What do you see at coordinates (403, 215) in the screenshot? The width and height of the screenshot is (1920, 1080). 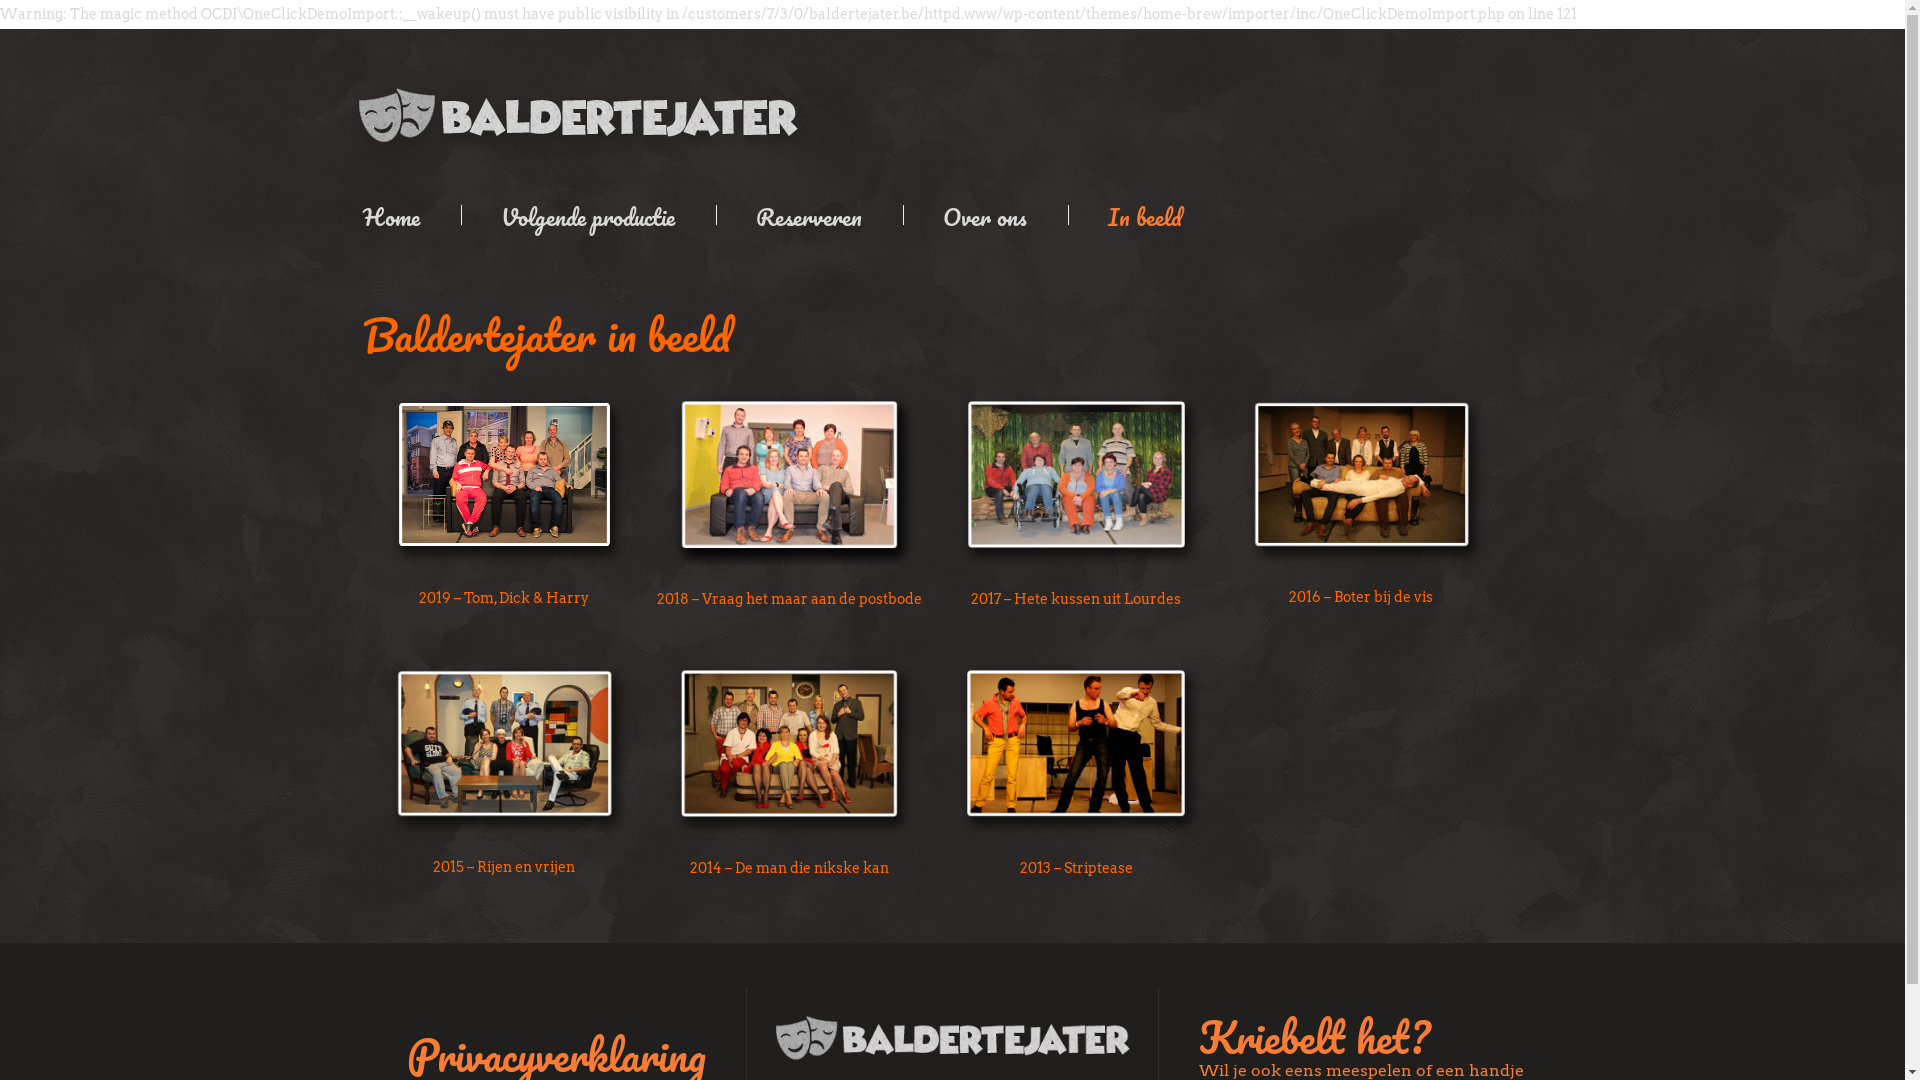 I see `'Home'` at bounding box center [403, 215].